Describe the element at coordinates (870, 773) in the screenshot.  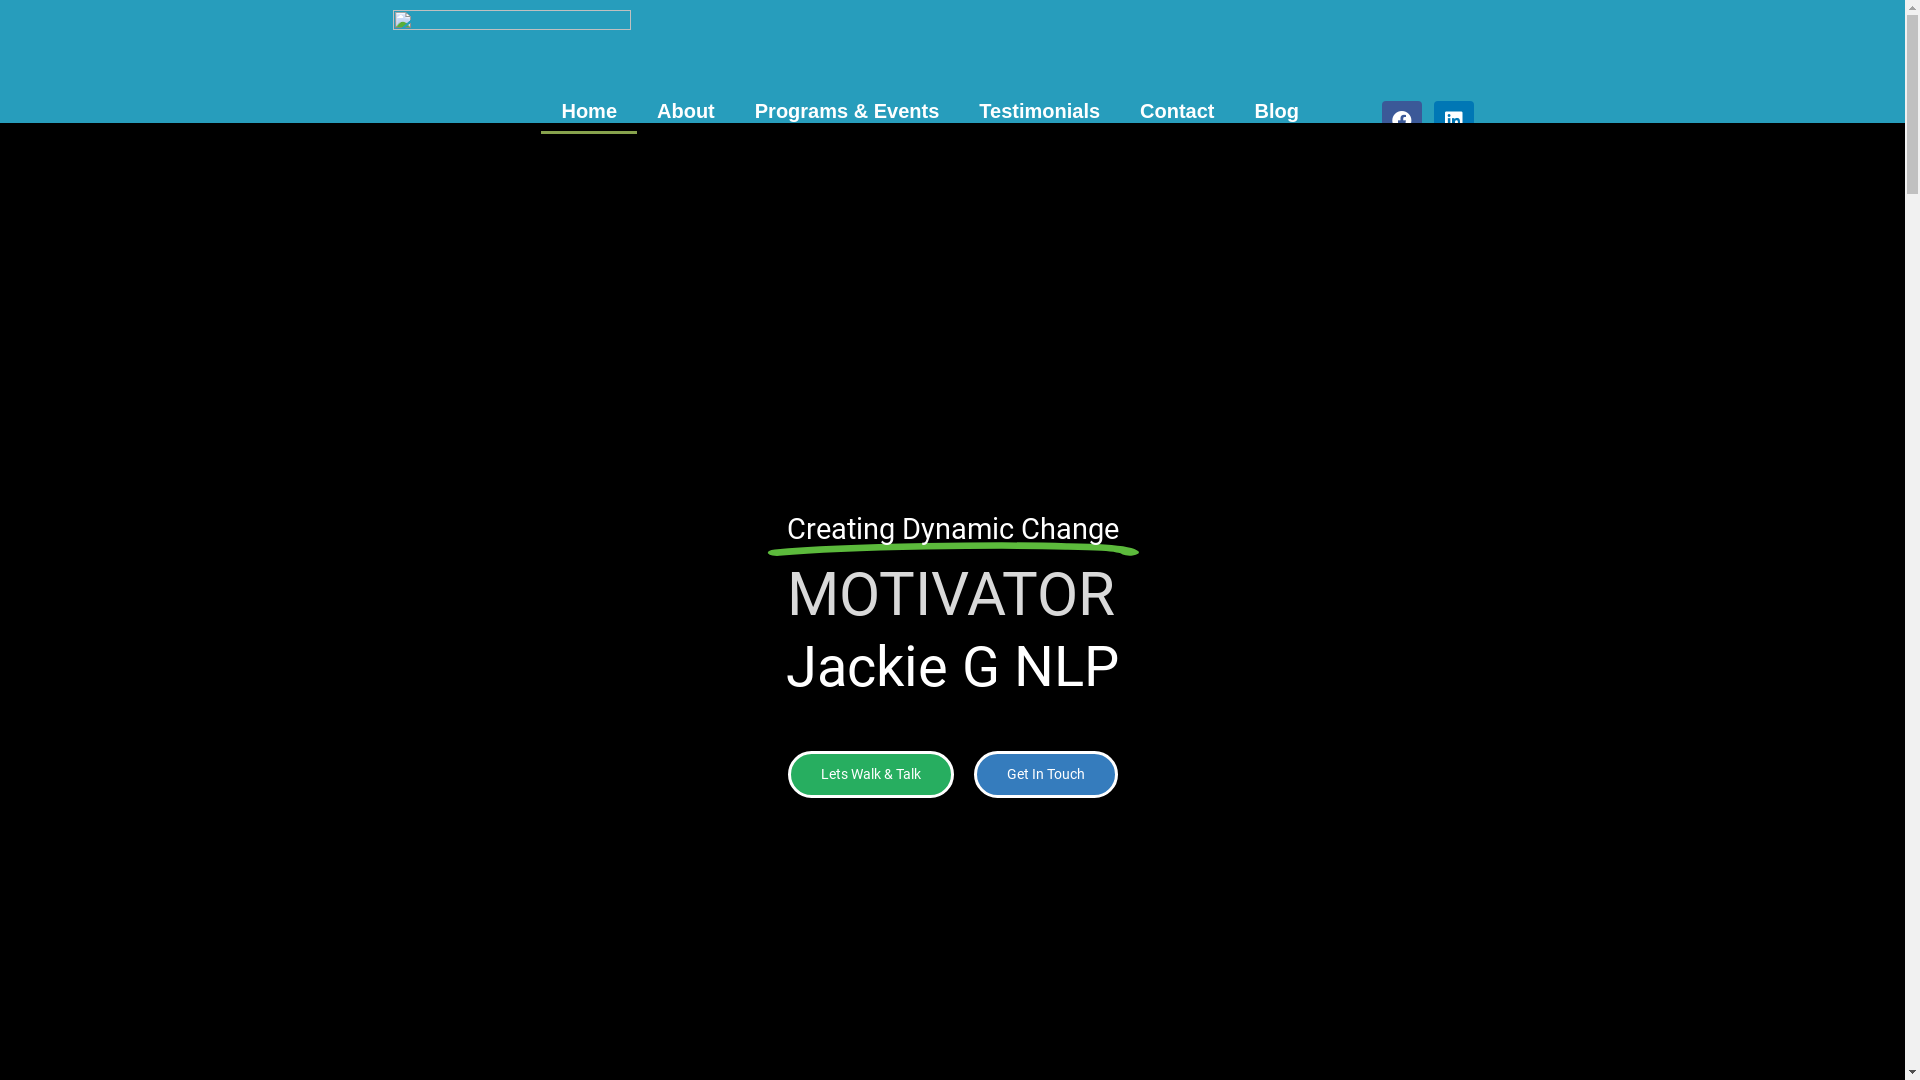
I see `'Lets Walk & Talk'` at that location.